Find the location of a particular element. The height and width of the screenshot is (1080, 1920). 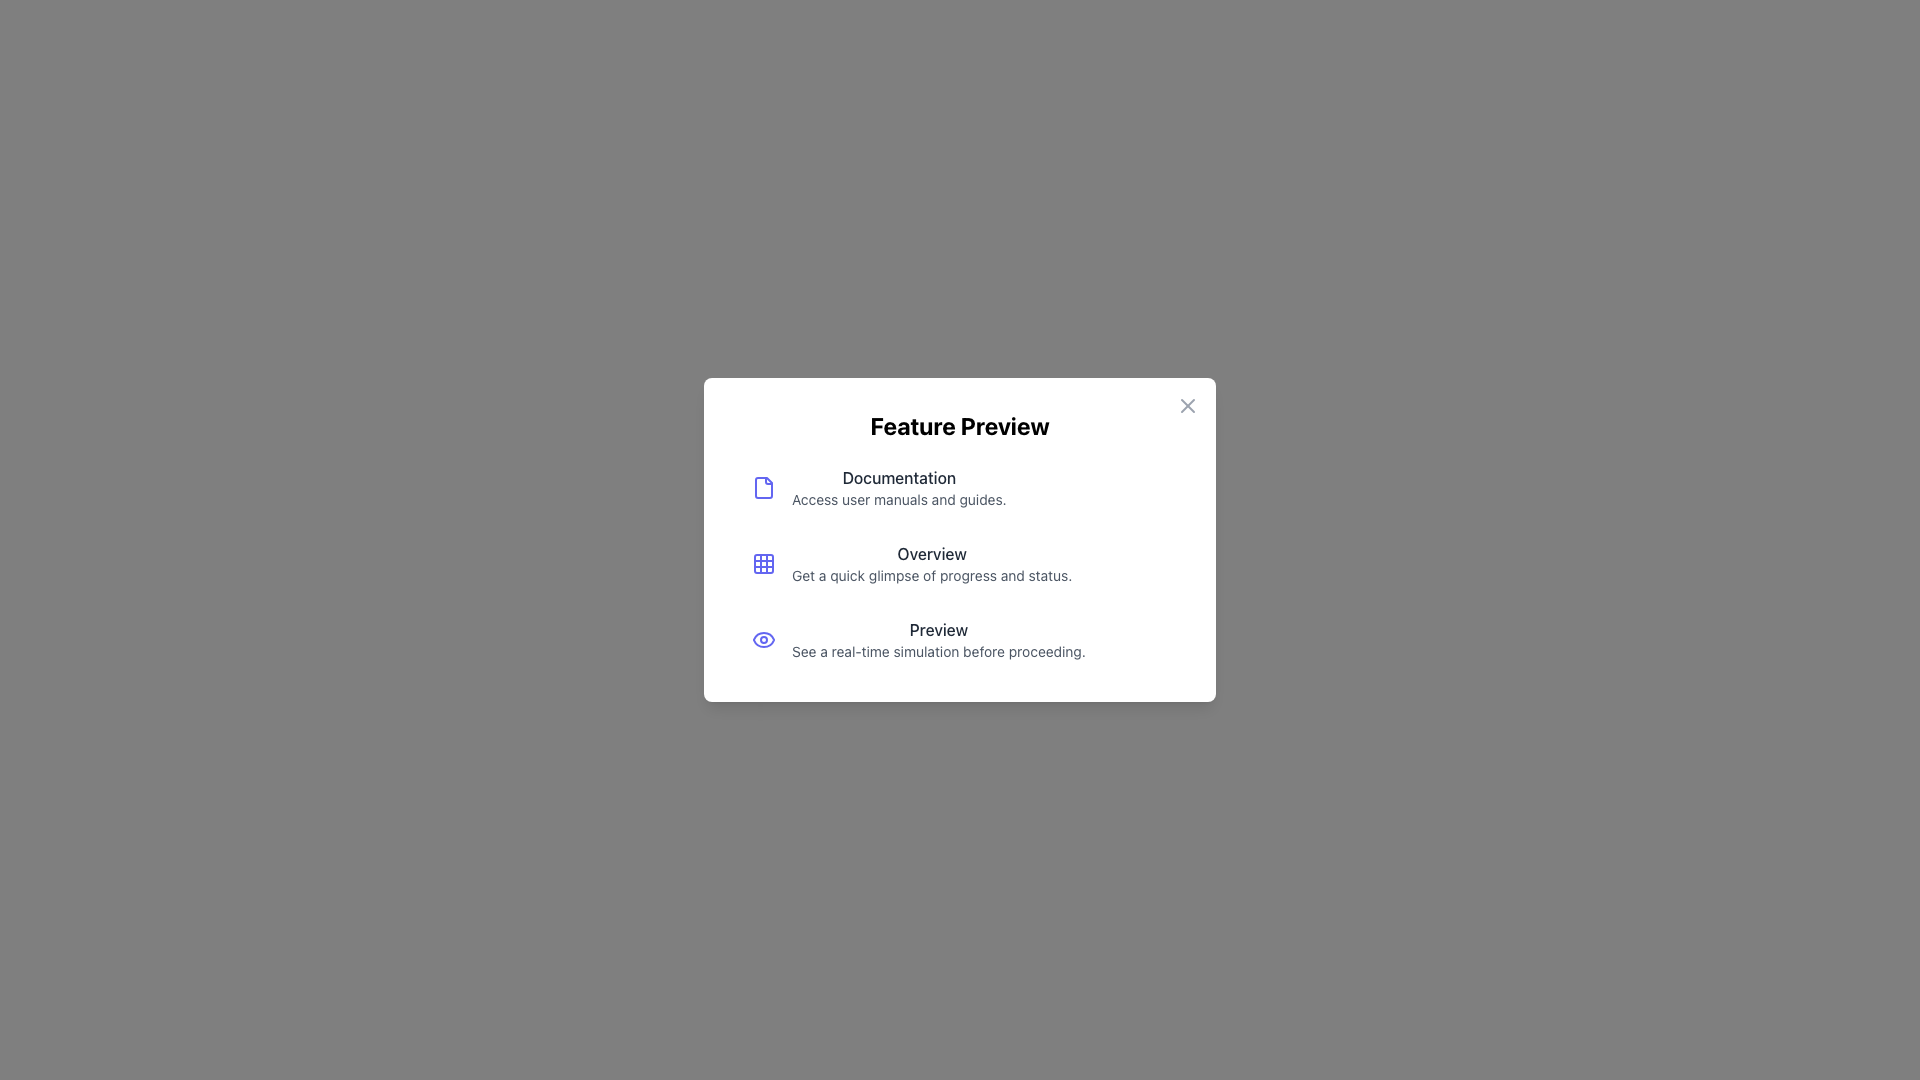

the second interactive list item labeled 'Overview' in the 'Feature Preview' dialog box is located at coordinates (960, 563).